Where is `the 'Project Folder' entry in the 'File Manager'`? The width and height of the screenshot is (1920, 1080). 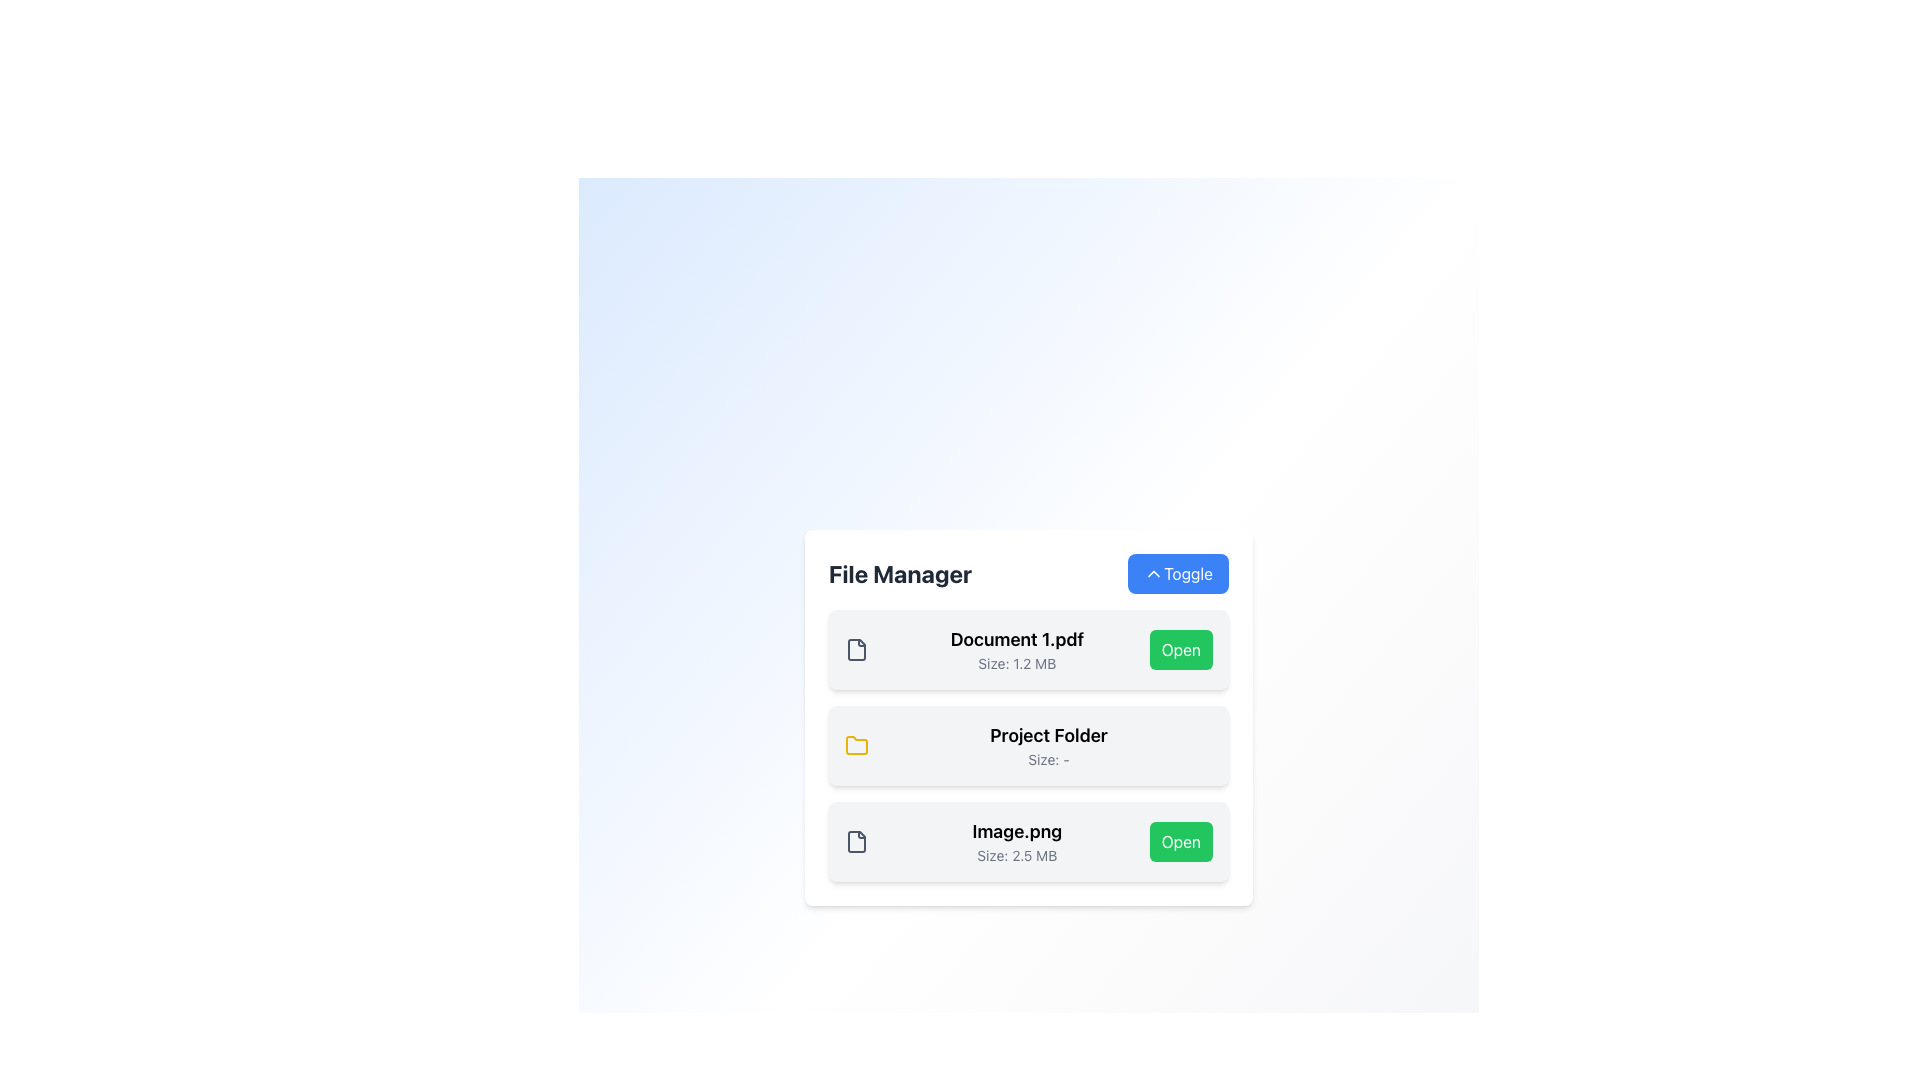
the 'Project Folder' entry in the 'File Manager' is located at coordinates (1028, 716).